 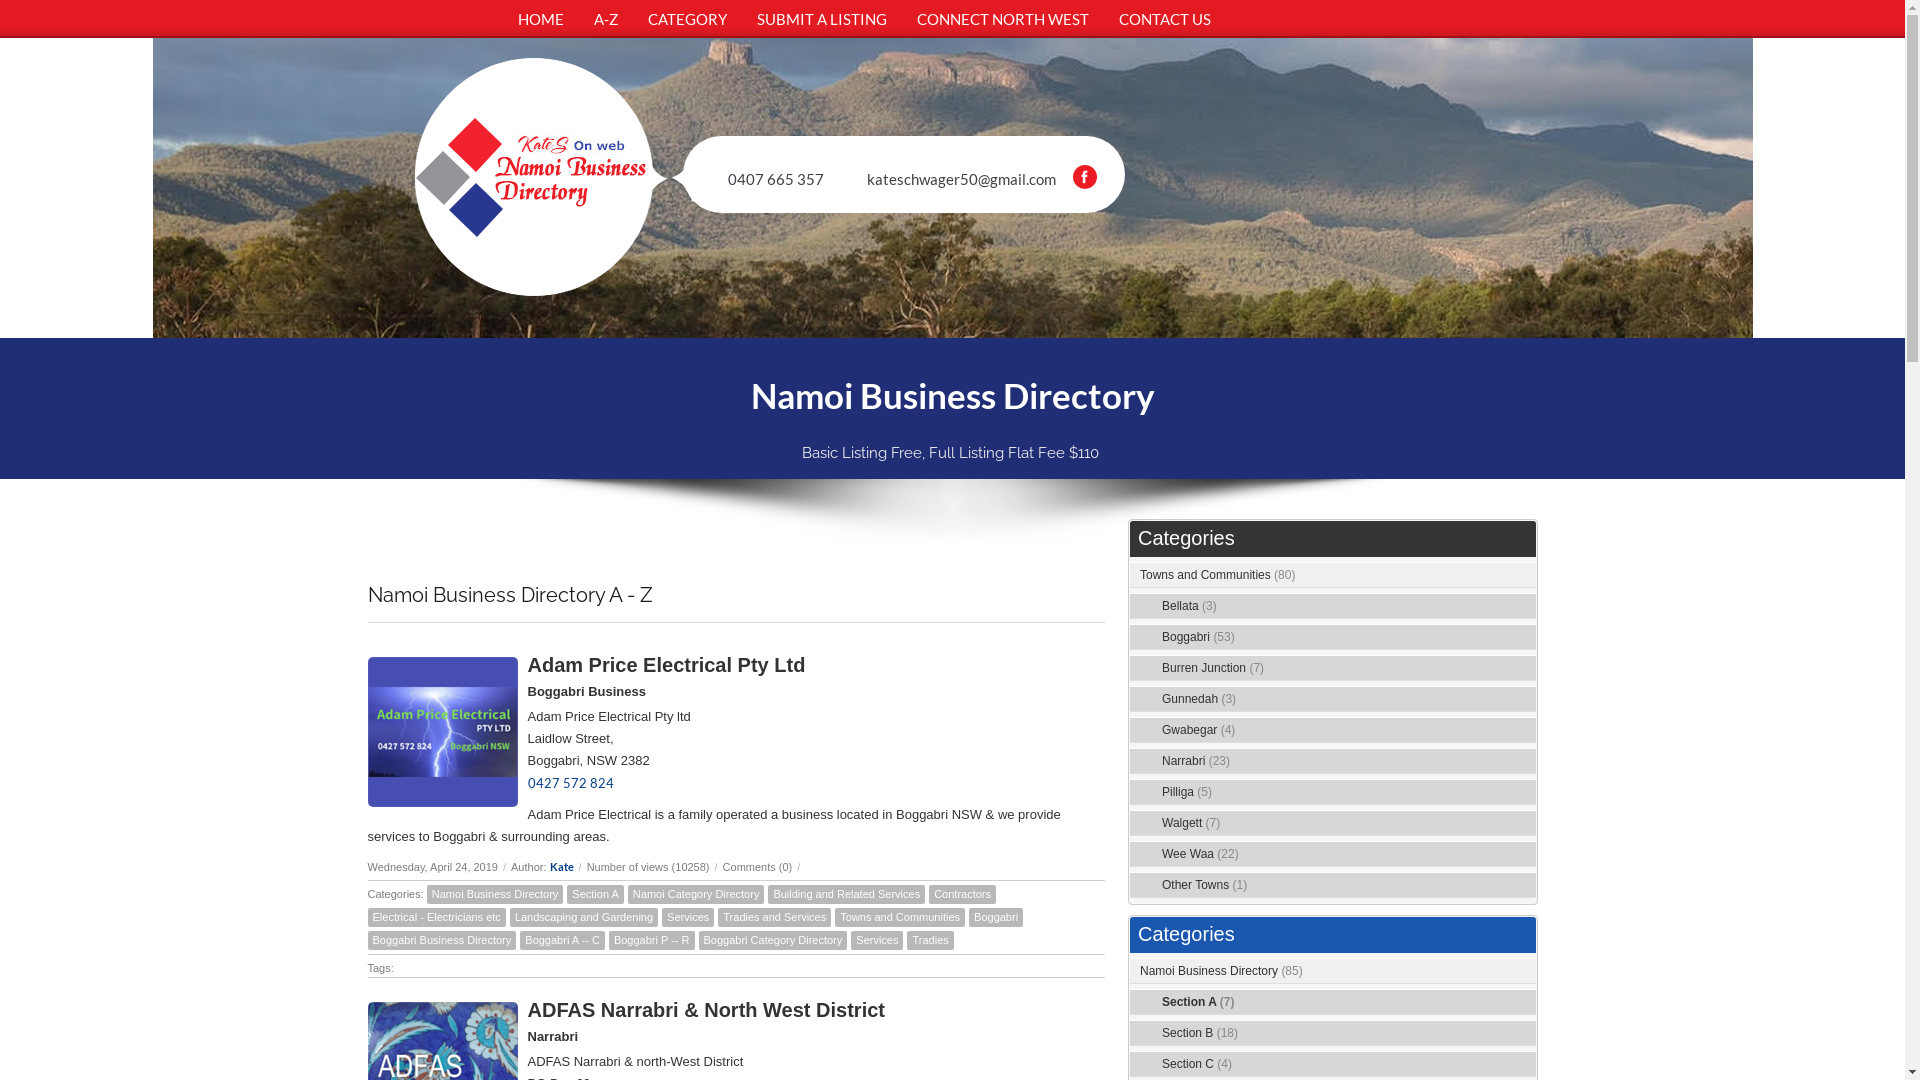 What do you see at coordinates (1198, 1002) in the screenshot?
I see `'Section A (7)'` at bounding box center [1198, 1002].